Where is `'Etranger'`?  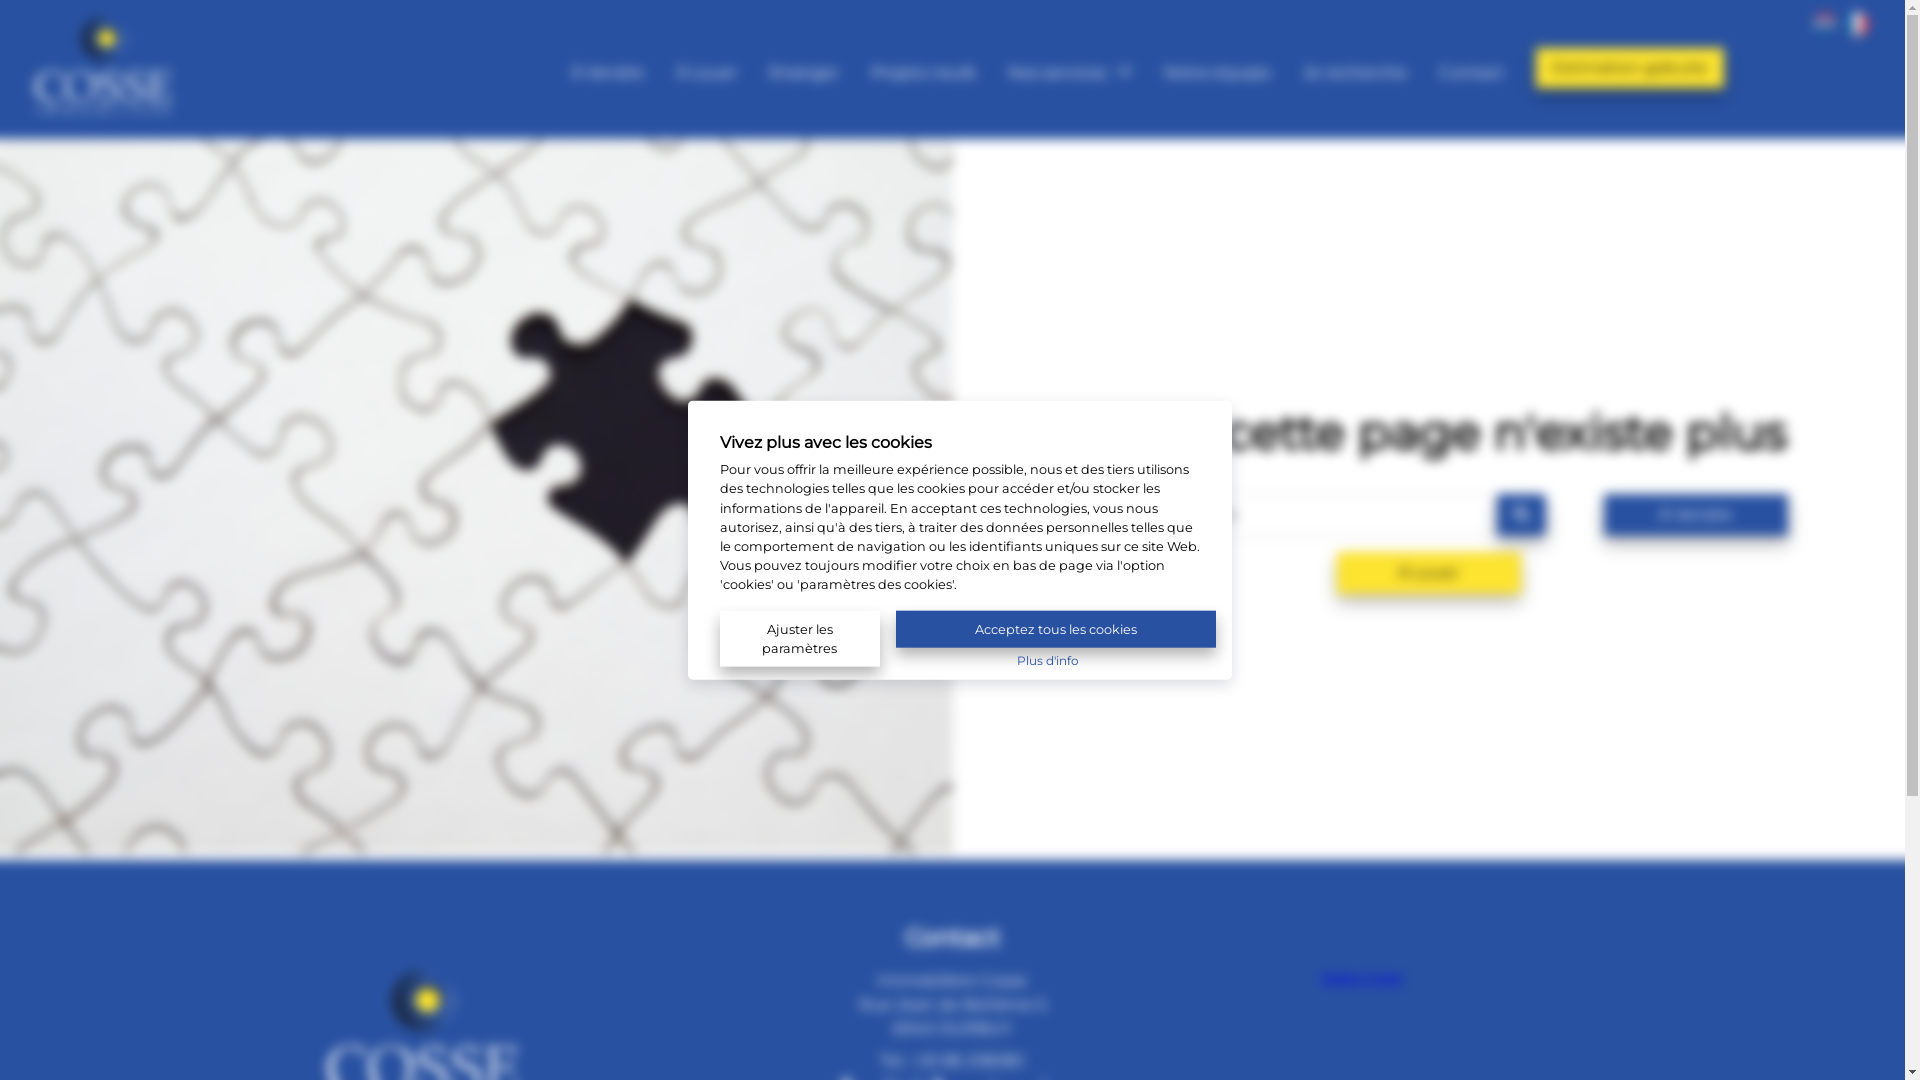 'Etranger' is located at coordinates (804, 67).